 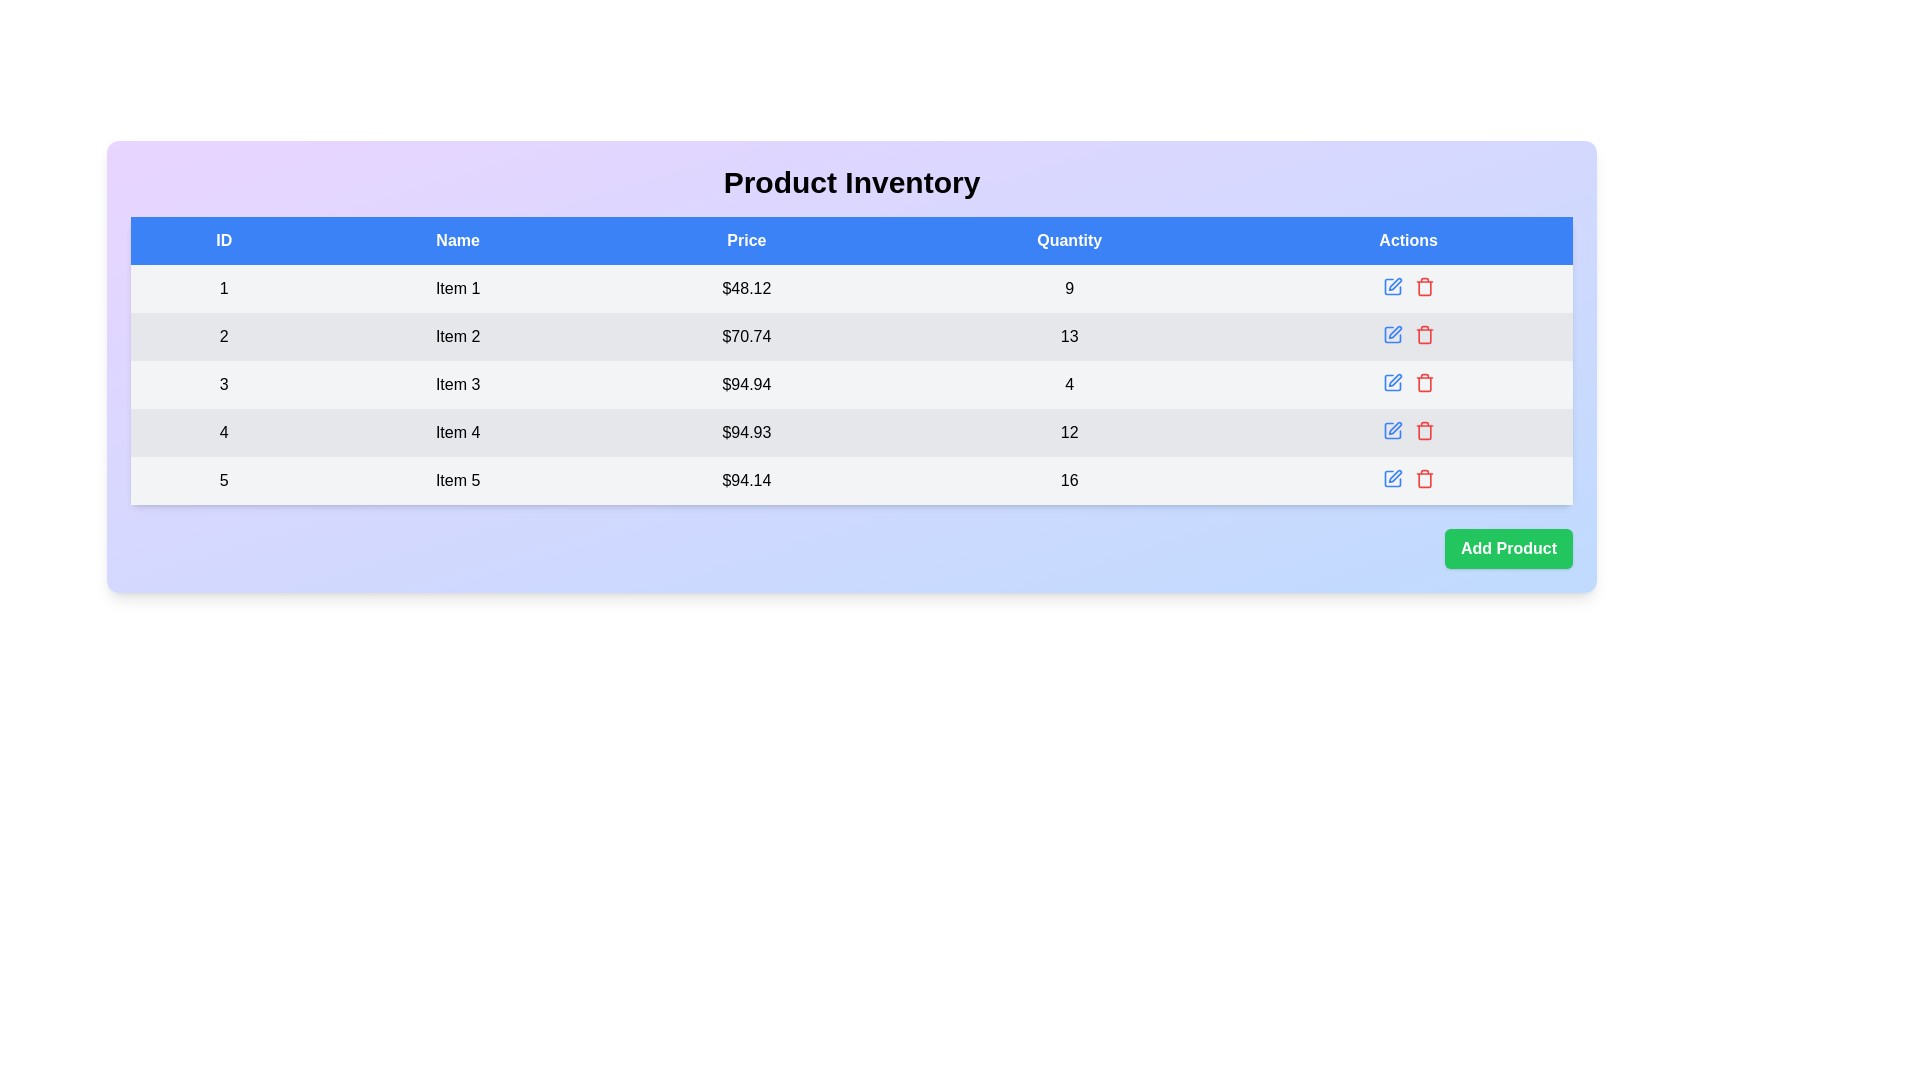 I want to click on the Text label displaying the price '$94.14' located in the third cell of the row labeled 'Item 5' under the 'Price' column, so click(x=745, y=481).